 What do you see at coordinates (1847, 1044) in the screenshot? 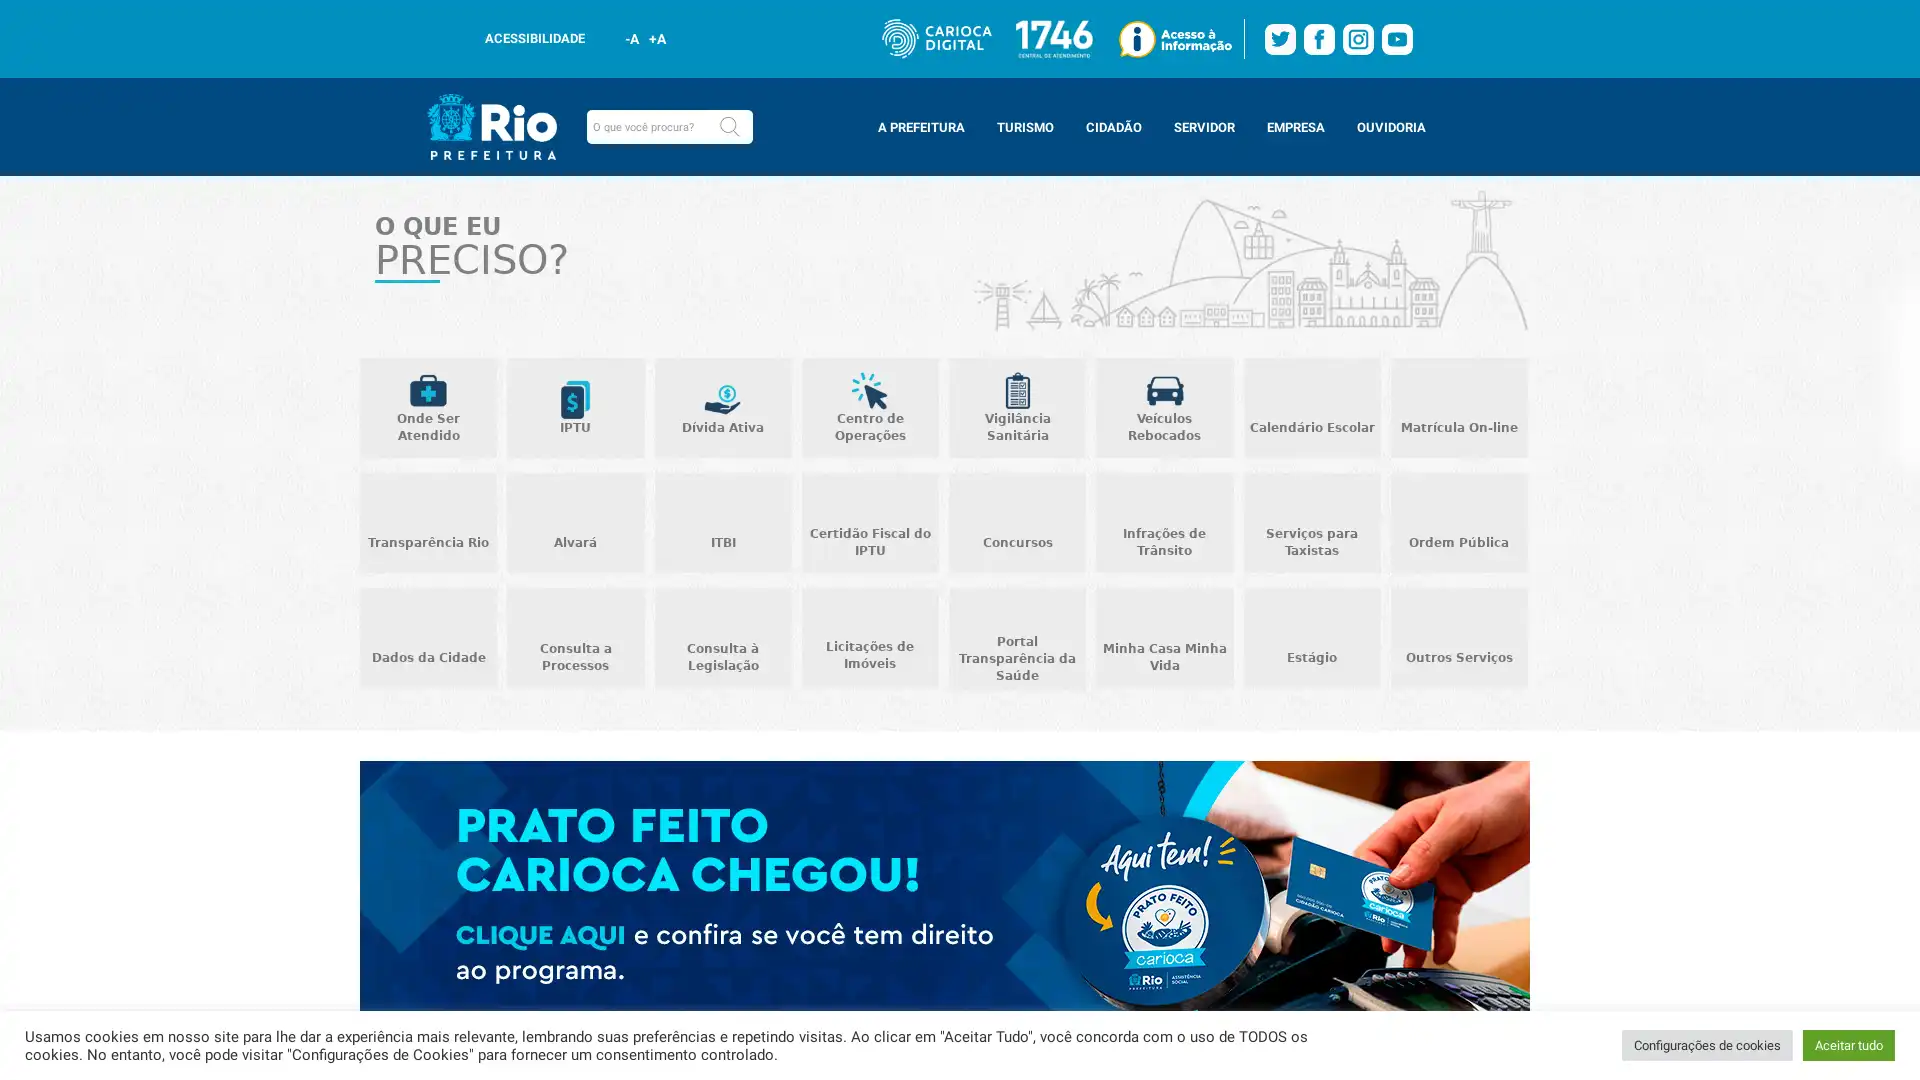
I see `Aceitar tudo` at bounding box center [1847, 1044].